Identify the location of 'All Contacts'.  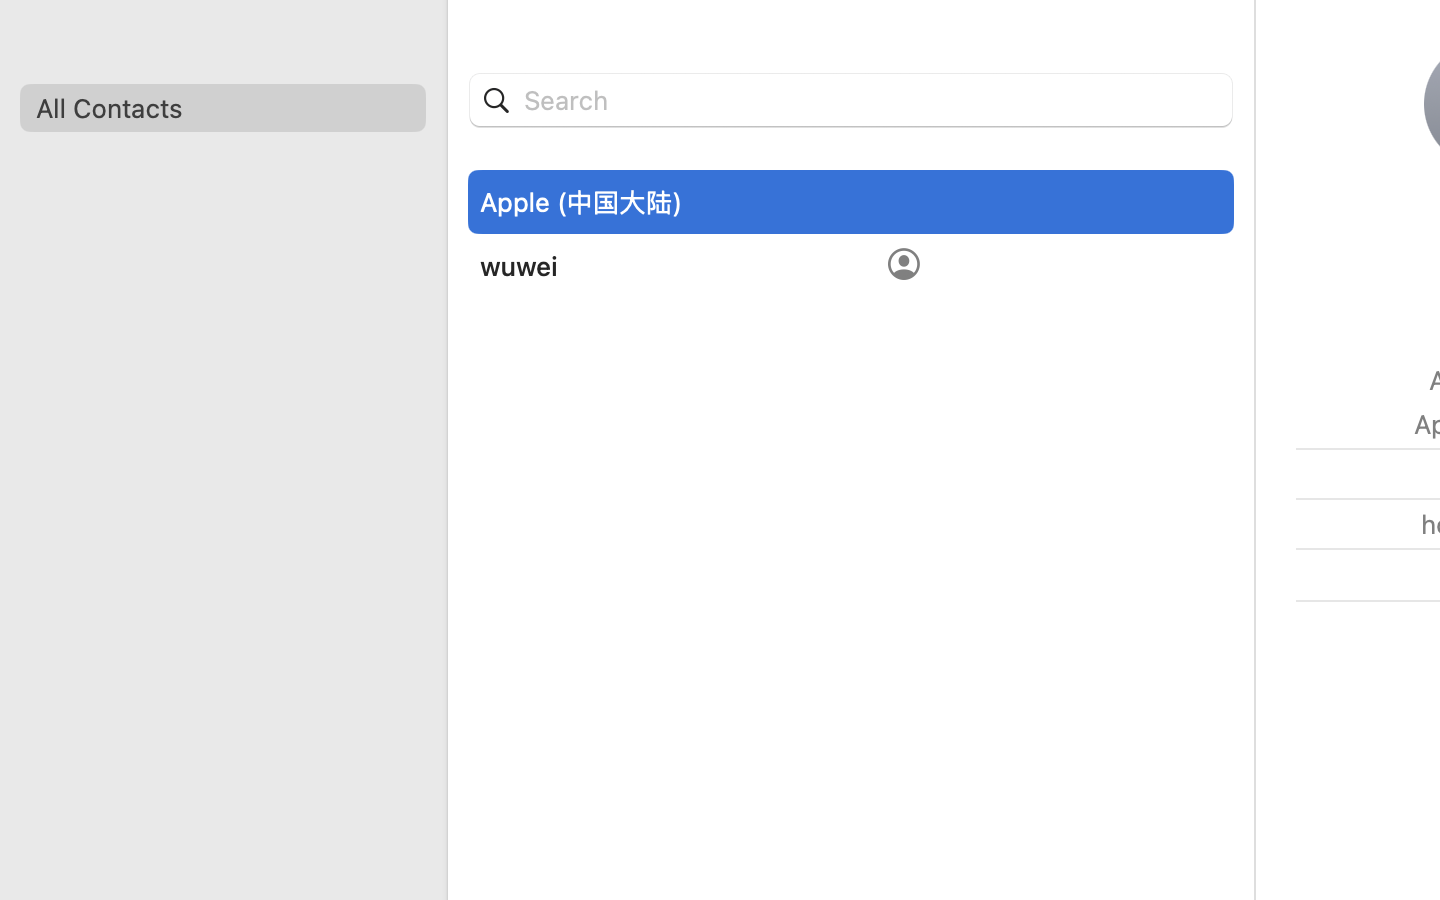
(223, 107).